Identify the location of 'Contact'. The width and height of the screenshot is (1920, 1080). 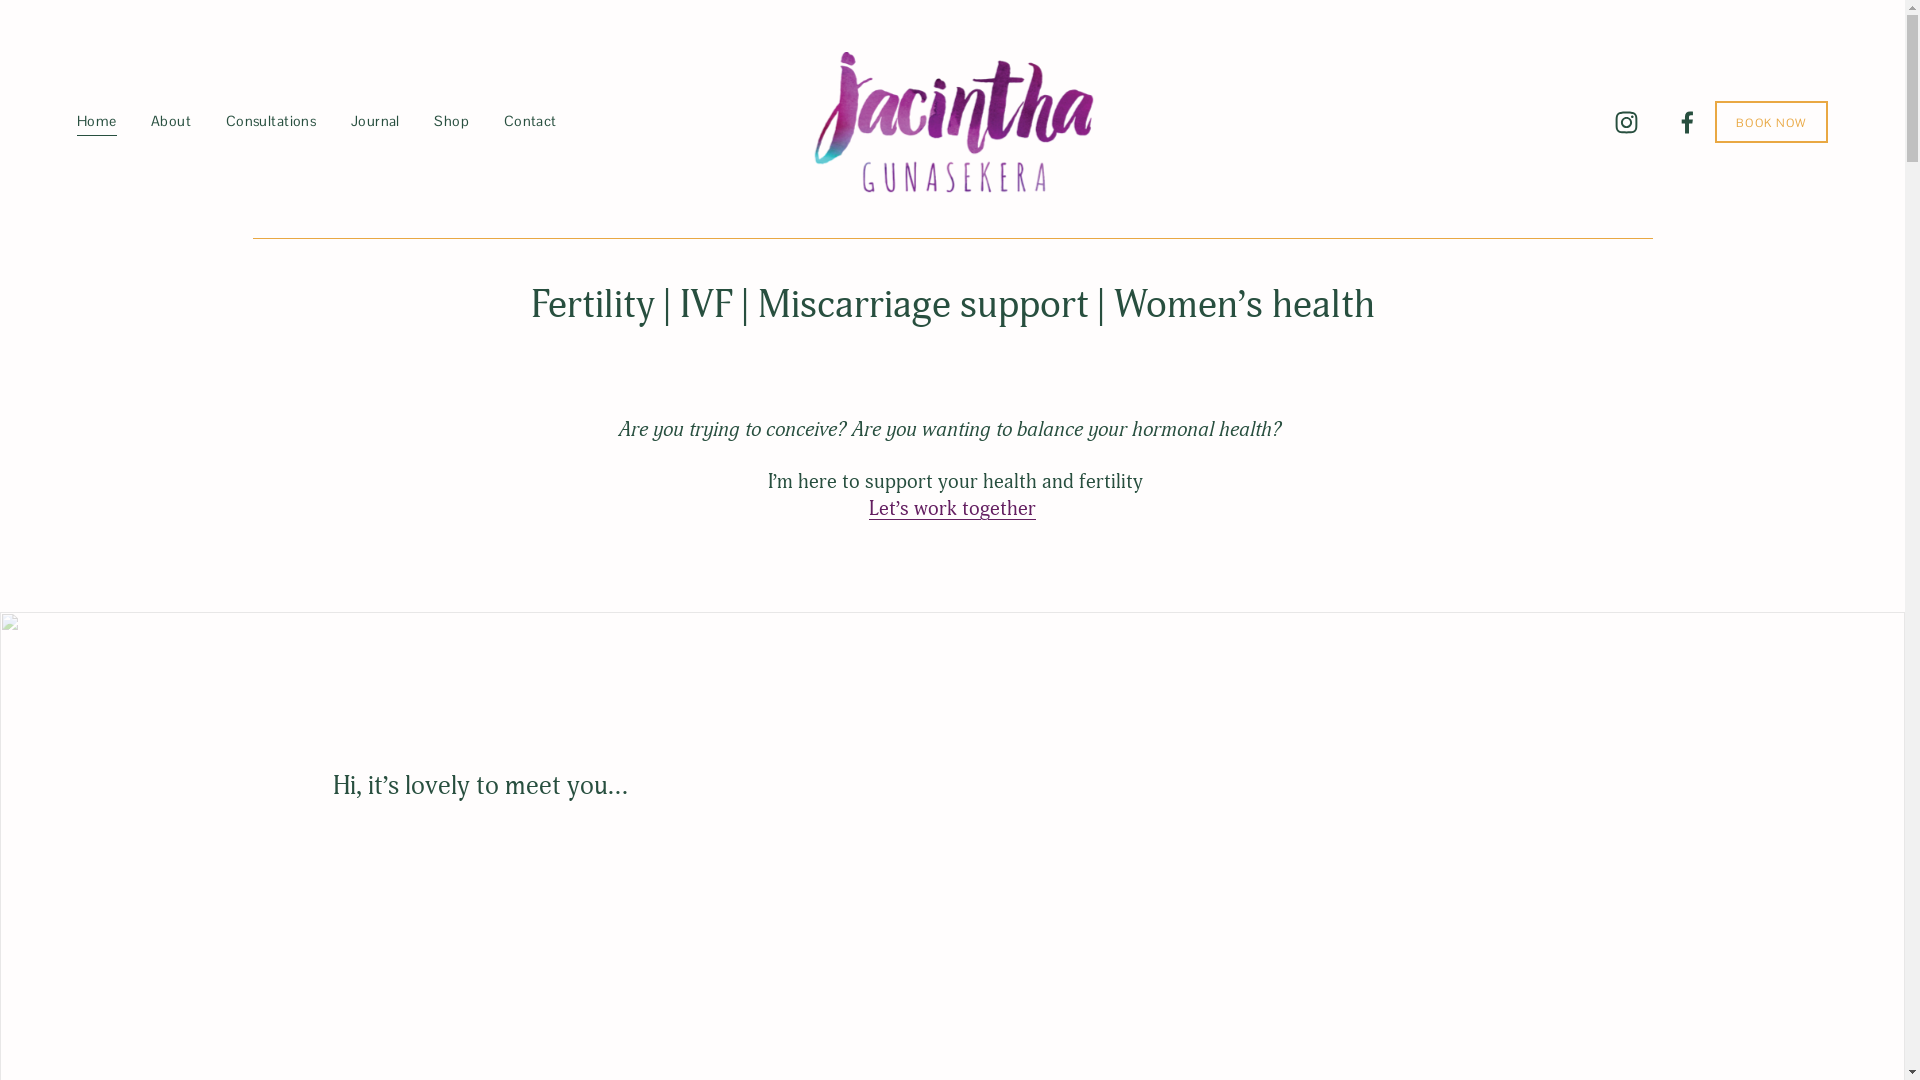
(530, 122).